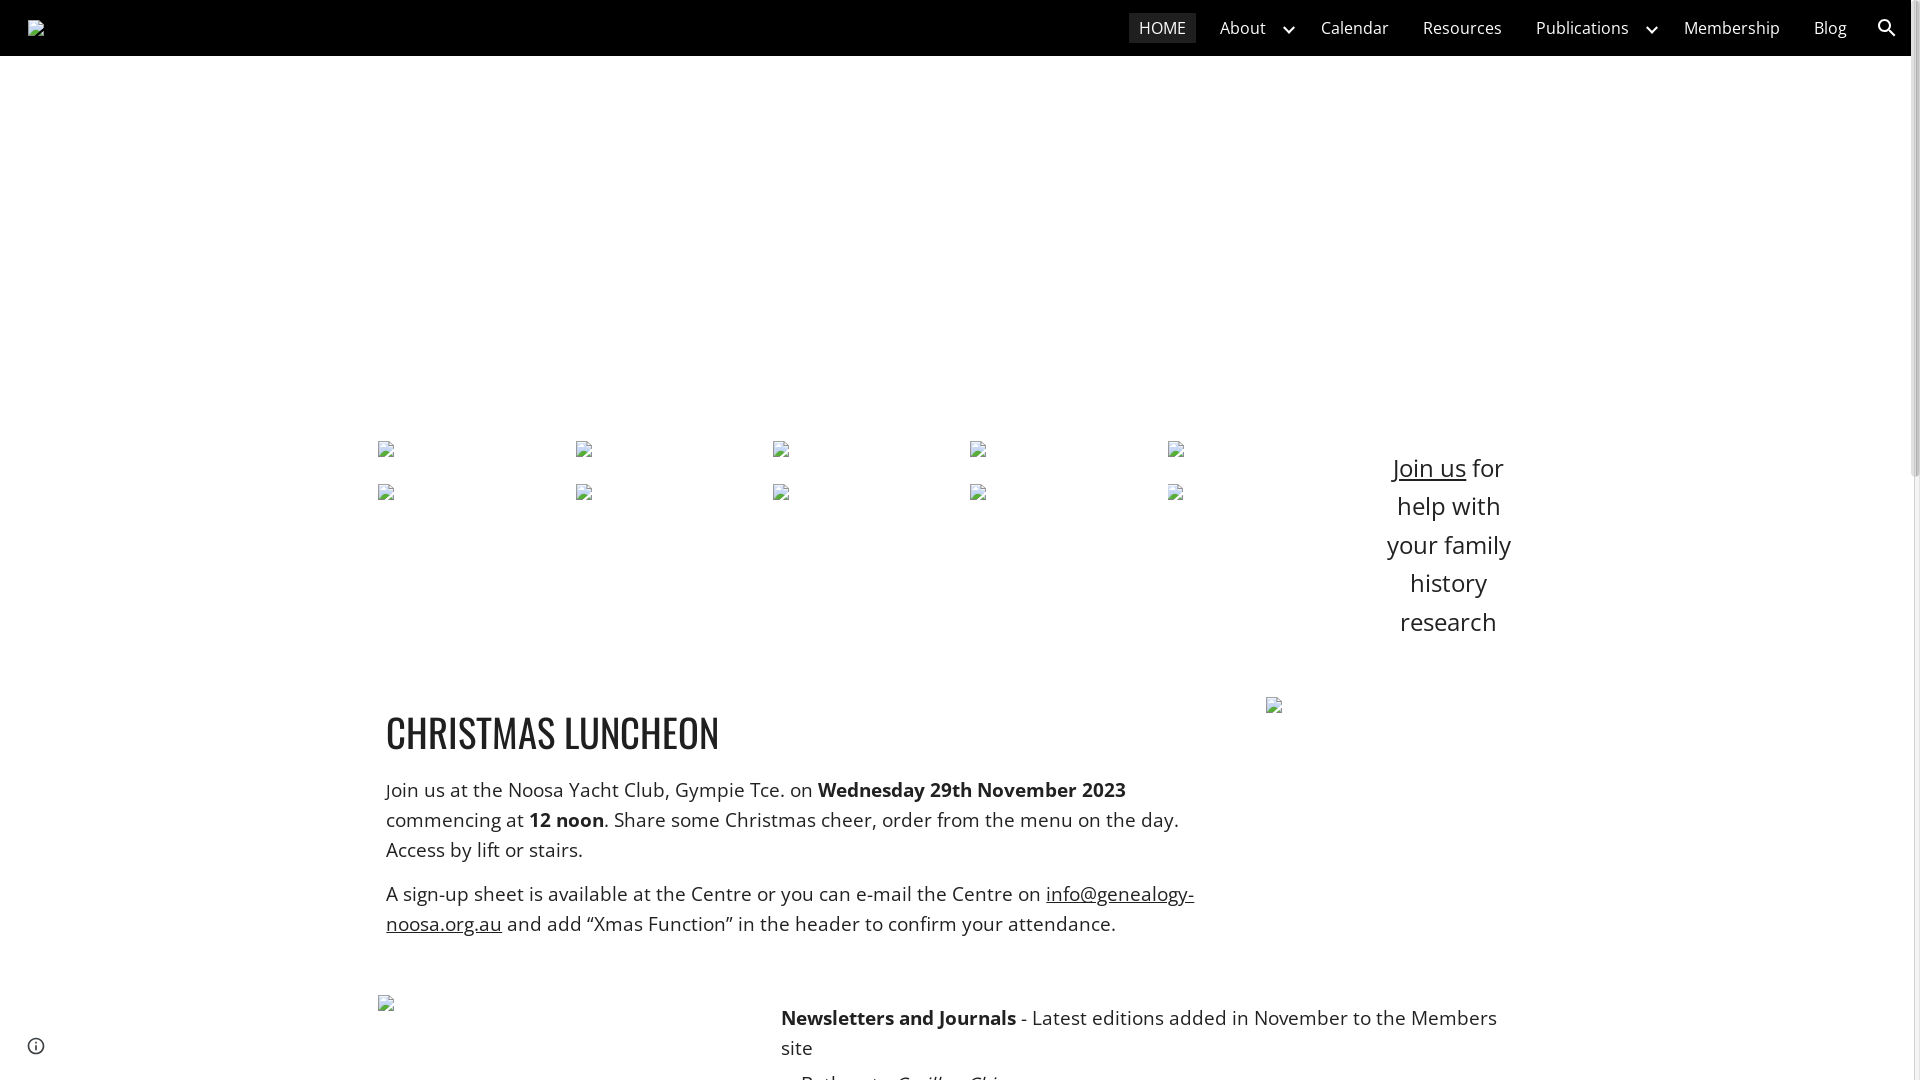 This screenshot has height=1080, width=1920. I want to click on 'Calendar', so click(1354, 27).